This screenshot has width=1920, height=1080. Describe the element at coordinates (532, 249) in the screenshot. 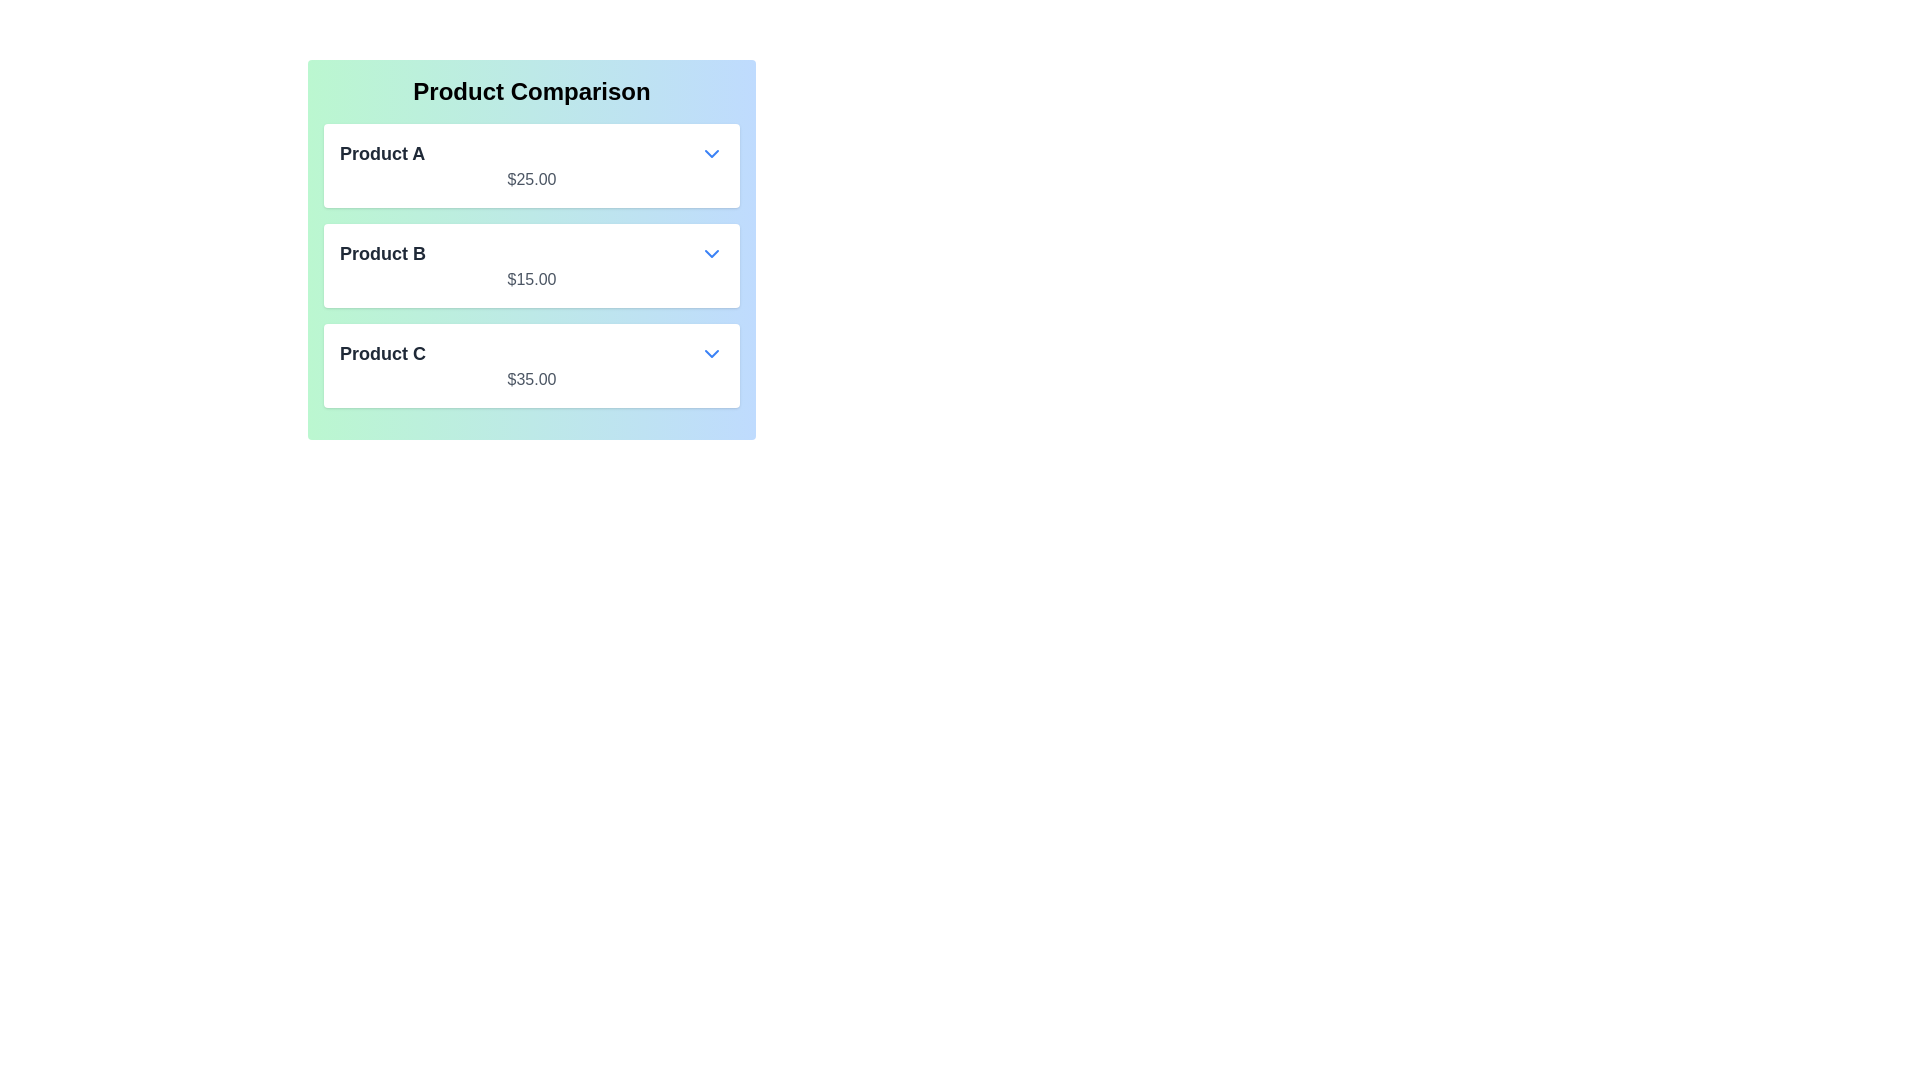

I see `the second product entry in the comparison interface, which is located beneath 'Product A' and above 'Product C'` at that location.